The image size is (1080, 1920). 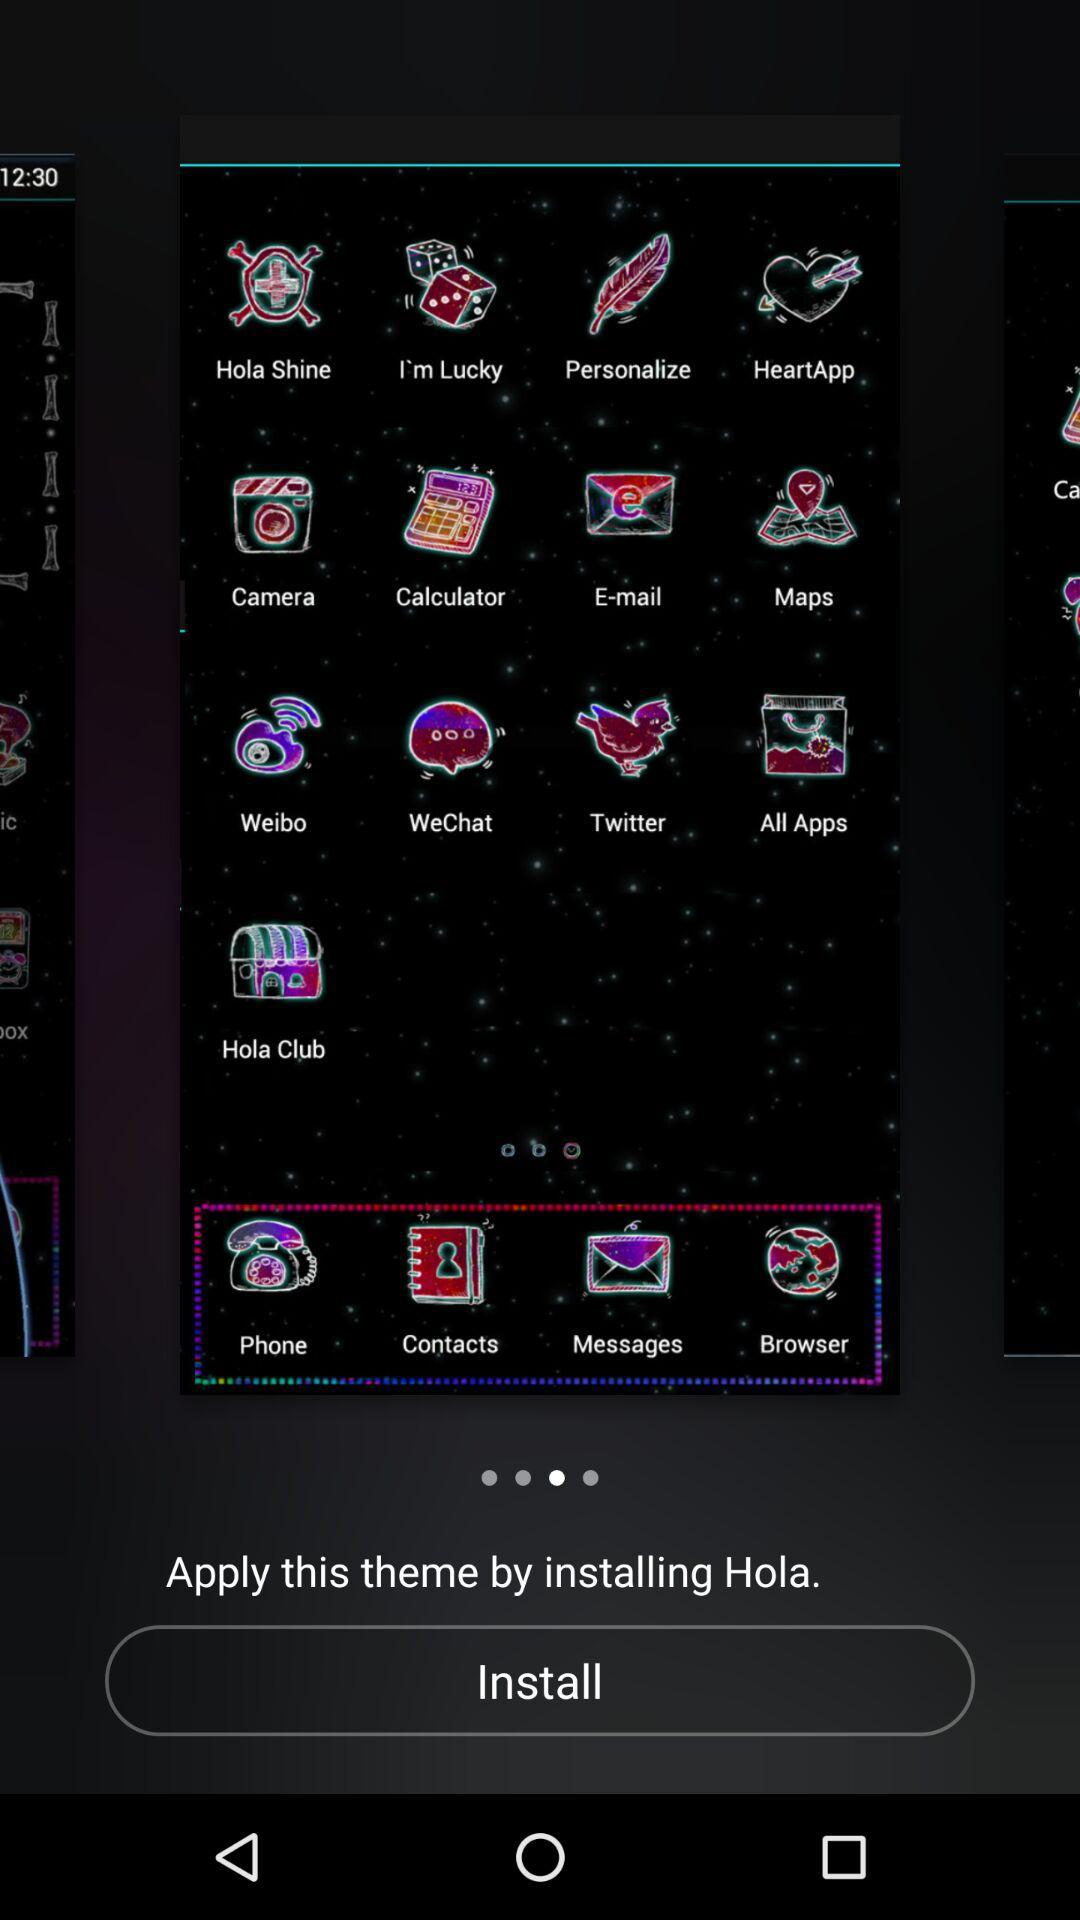 I want to click on the icon above apply this theme icon, so click(x=489, y=1477).